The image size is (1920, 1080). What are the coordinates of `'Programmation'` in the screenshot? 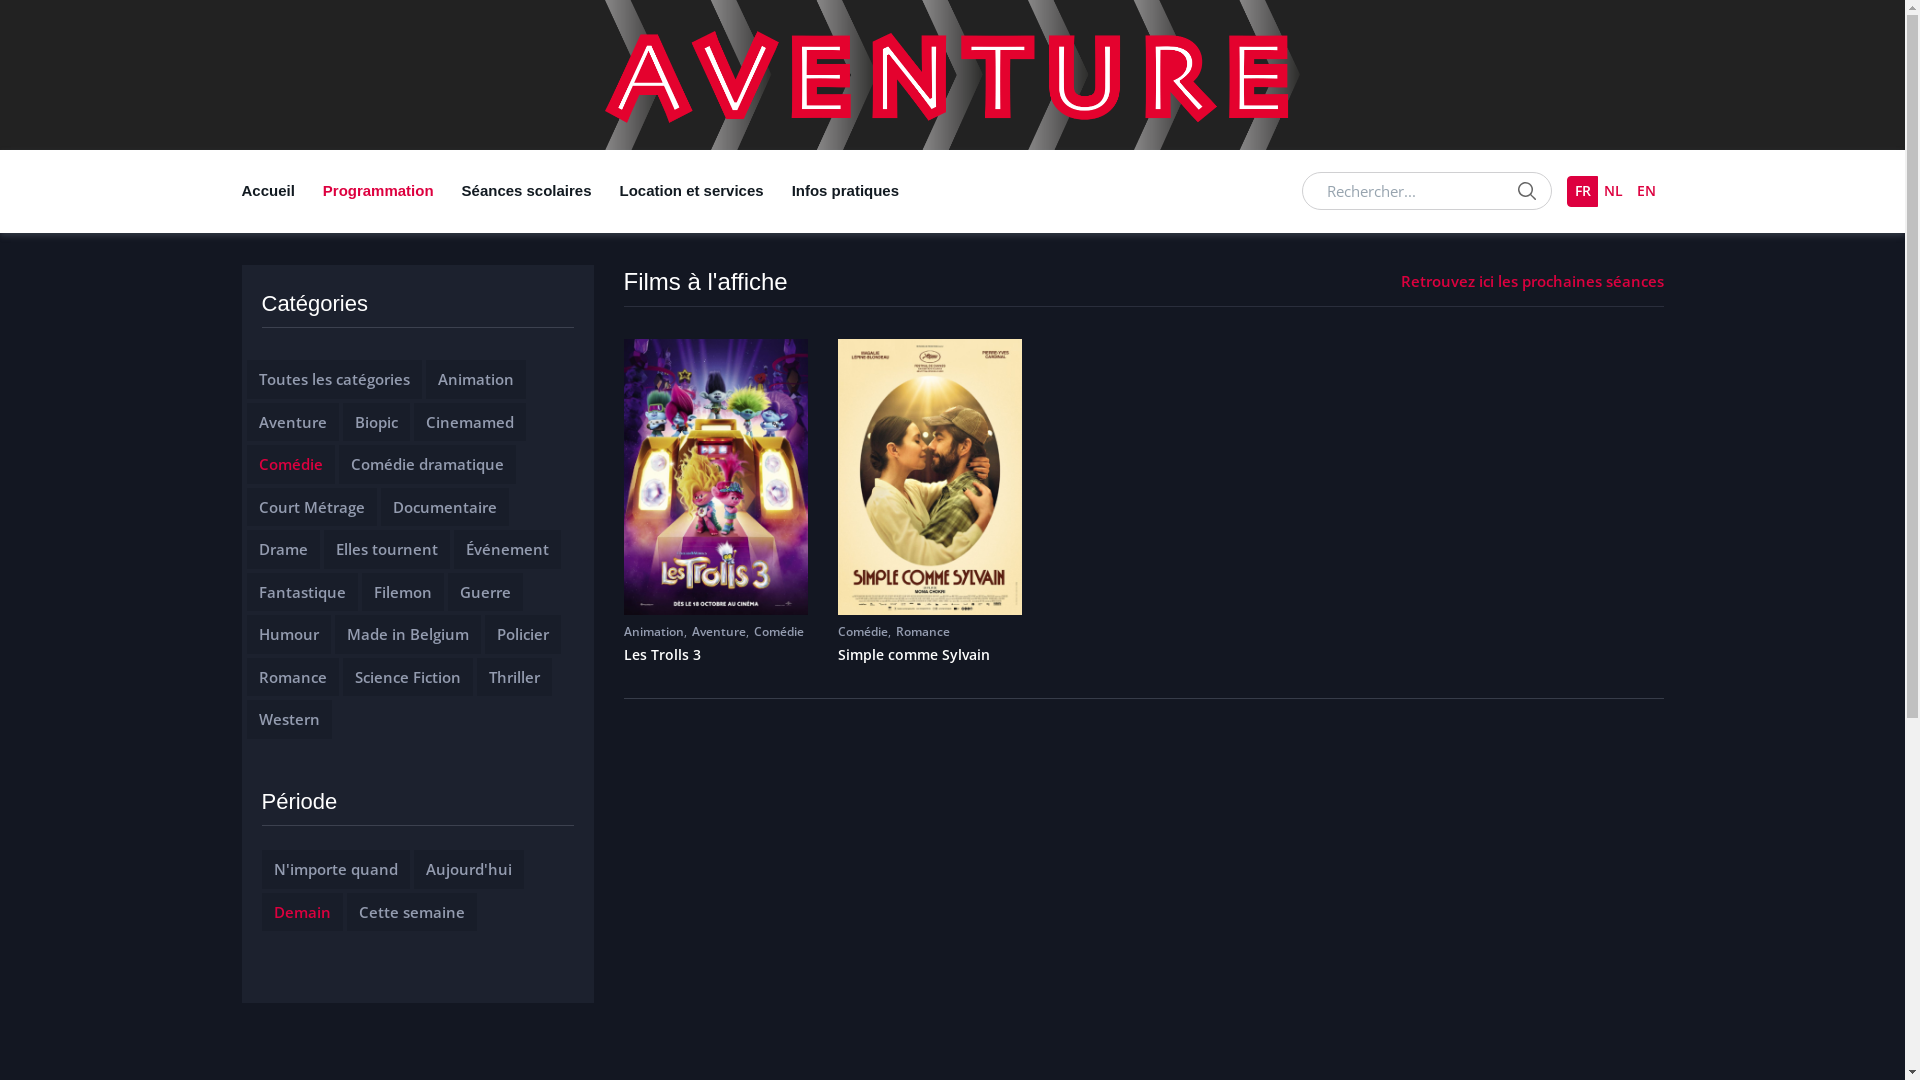 It's located at (307, 191).